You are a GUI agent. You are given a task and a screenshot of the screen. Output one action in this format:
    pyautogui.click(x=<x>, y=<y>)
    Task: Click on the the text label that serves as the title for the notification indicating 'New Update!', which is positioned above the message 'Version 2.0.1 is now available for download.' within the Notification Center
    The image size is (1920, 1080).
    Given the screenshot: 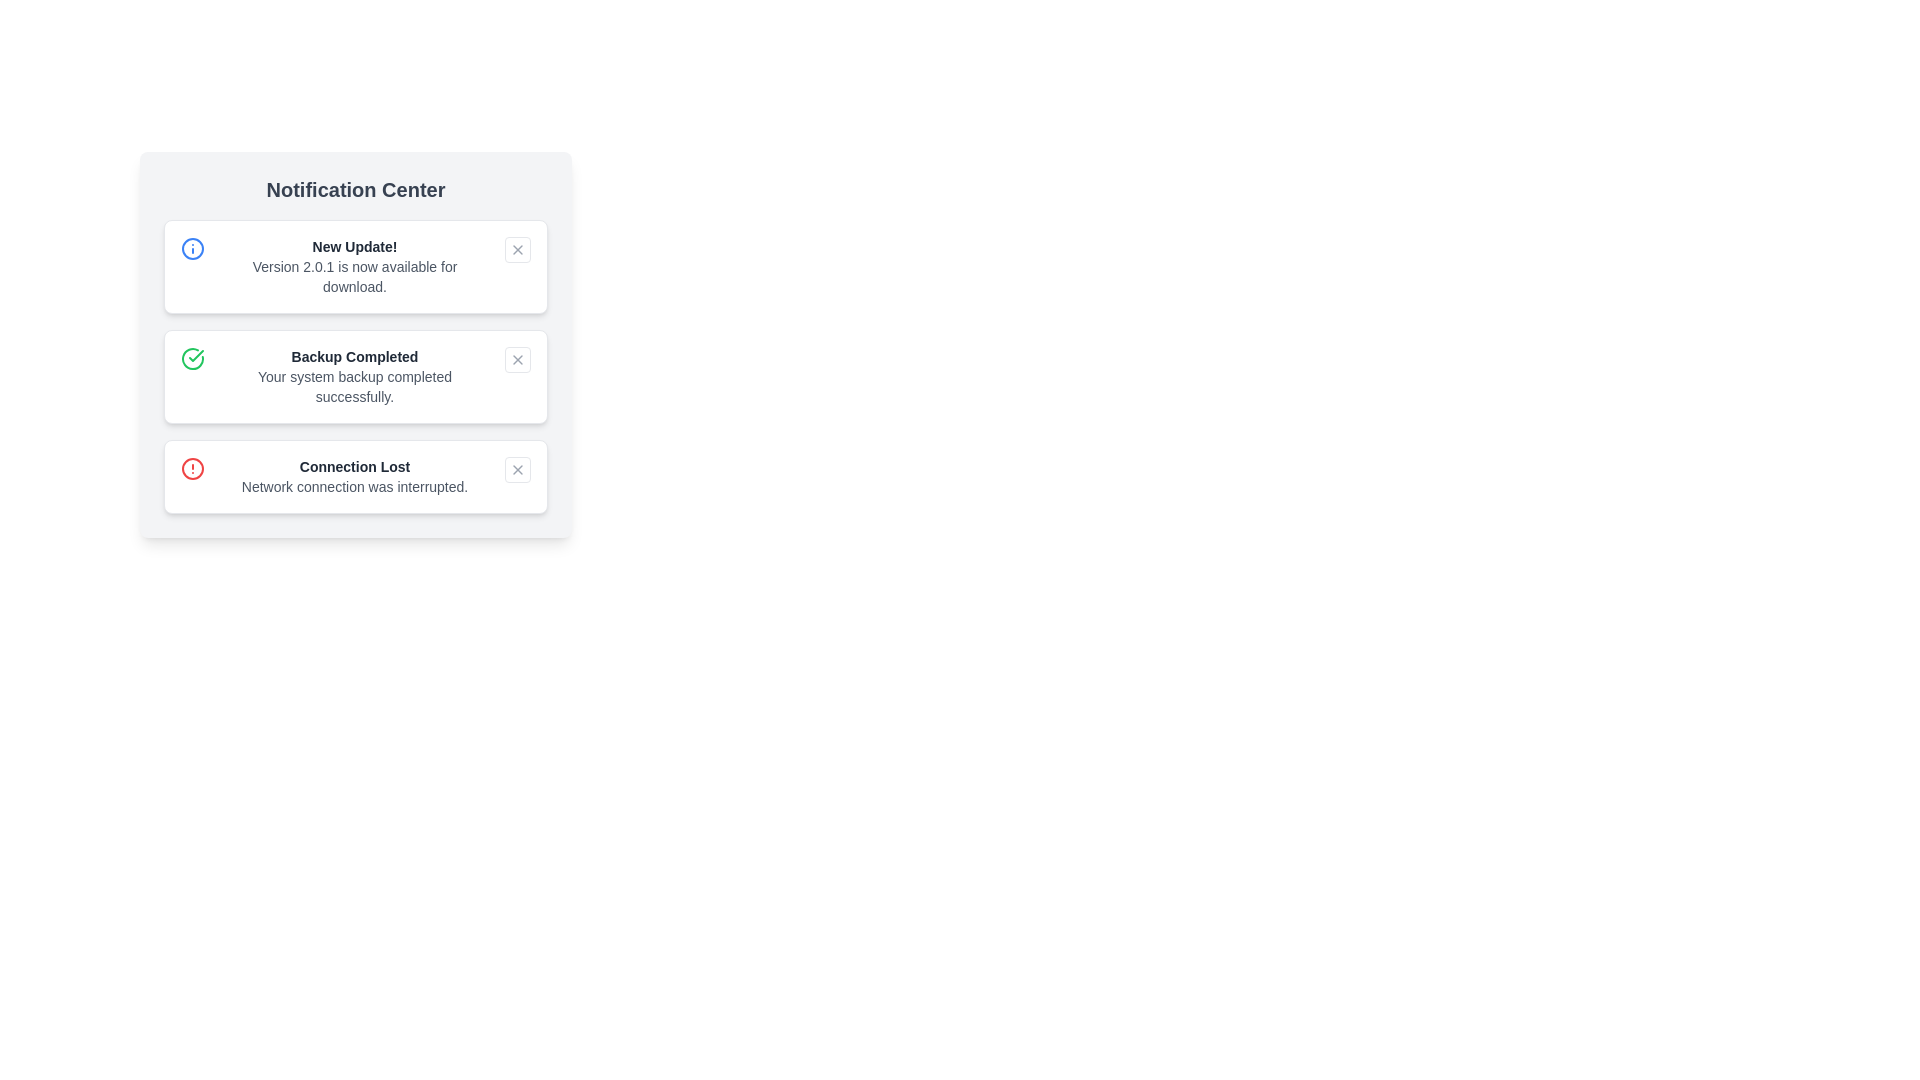 What is the action you would take?
    pyautogui.click(x=355, y=245)
    